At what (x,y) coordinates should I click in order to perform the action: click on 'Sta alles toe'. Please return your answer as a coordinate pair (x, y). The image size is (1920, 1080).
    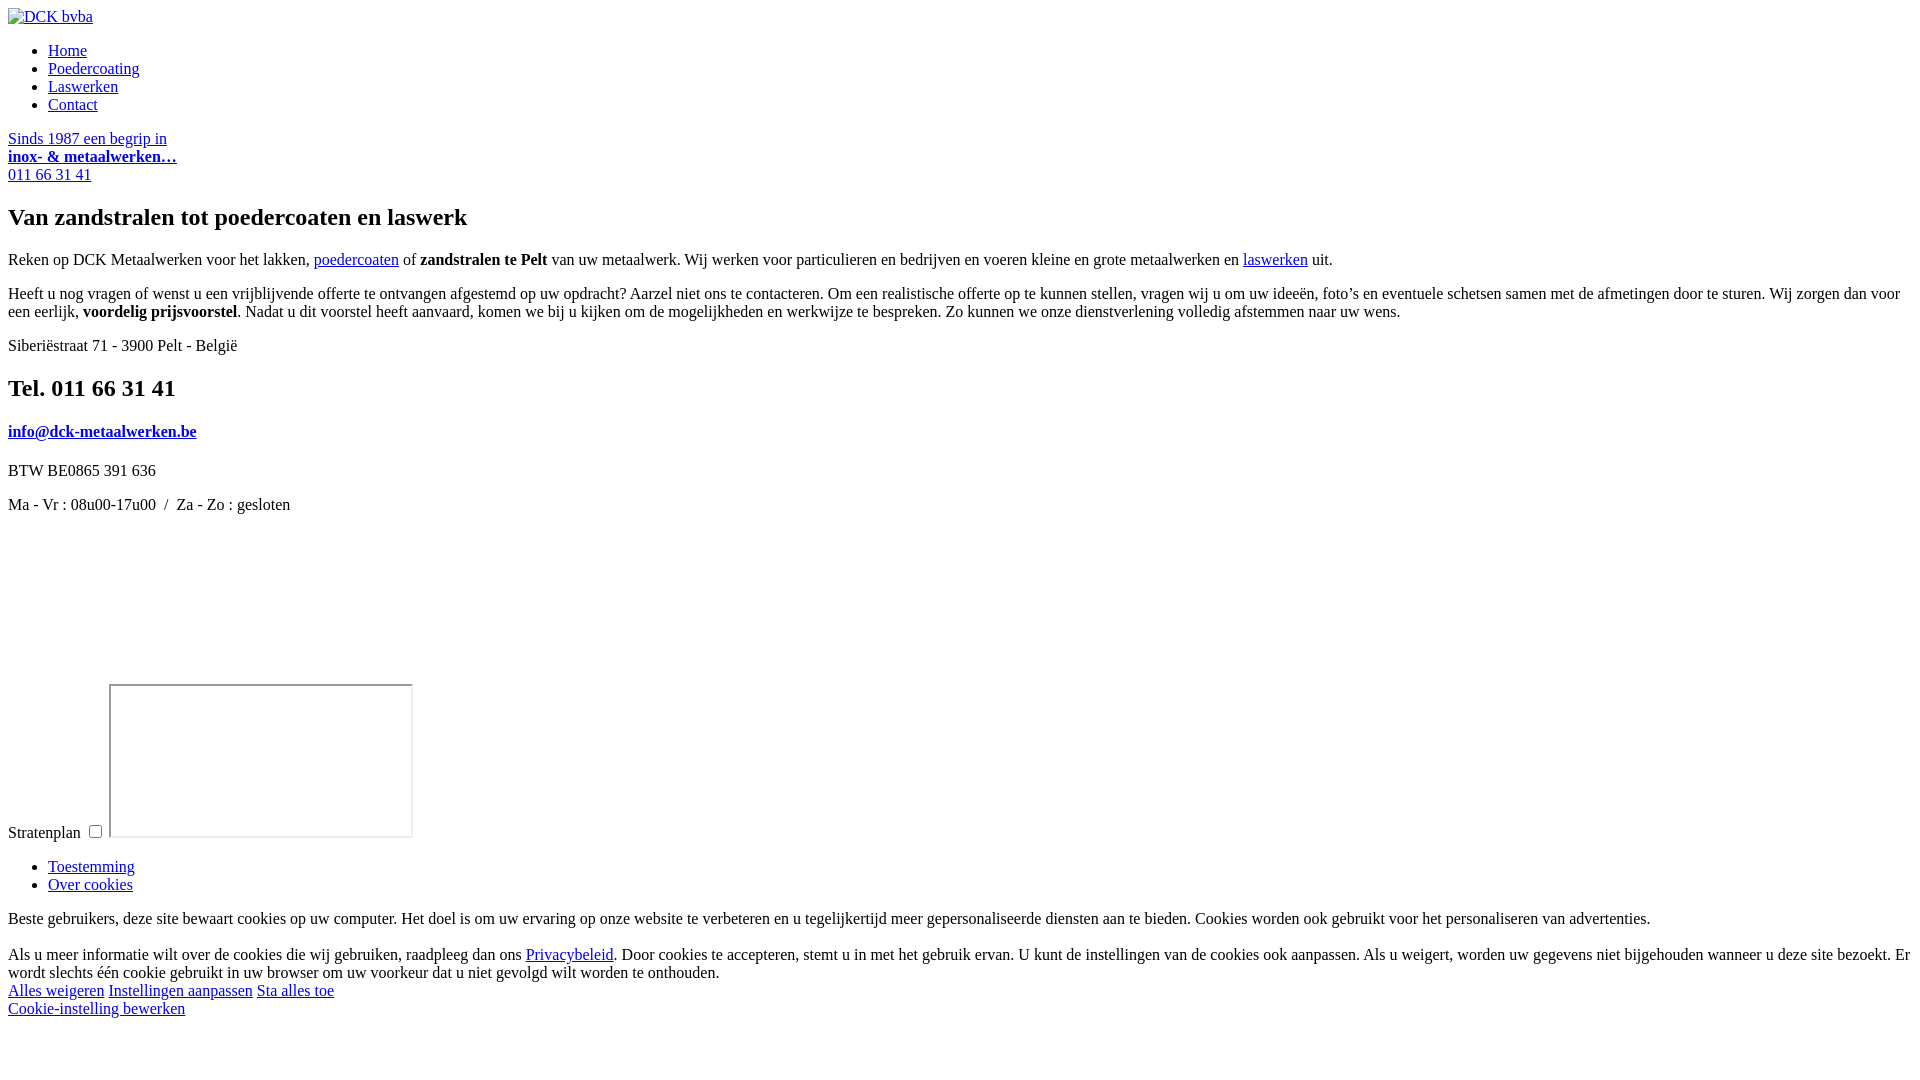
    Looking at the image, I should click on (294, 990).